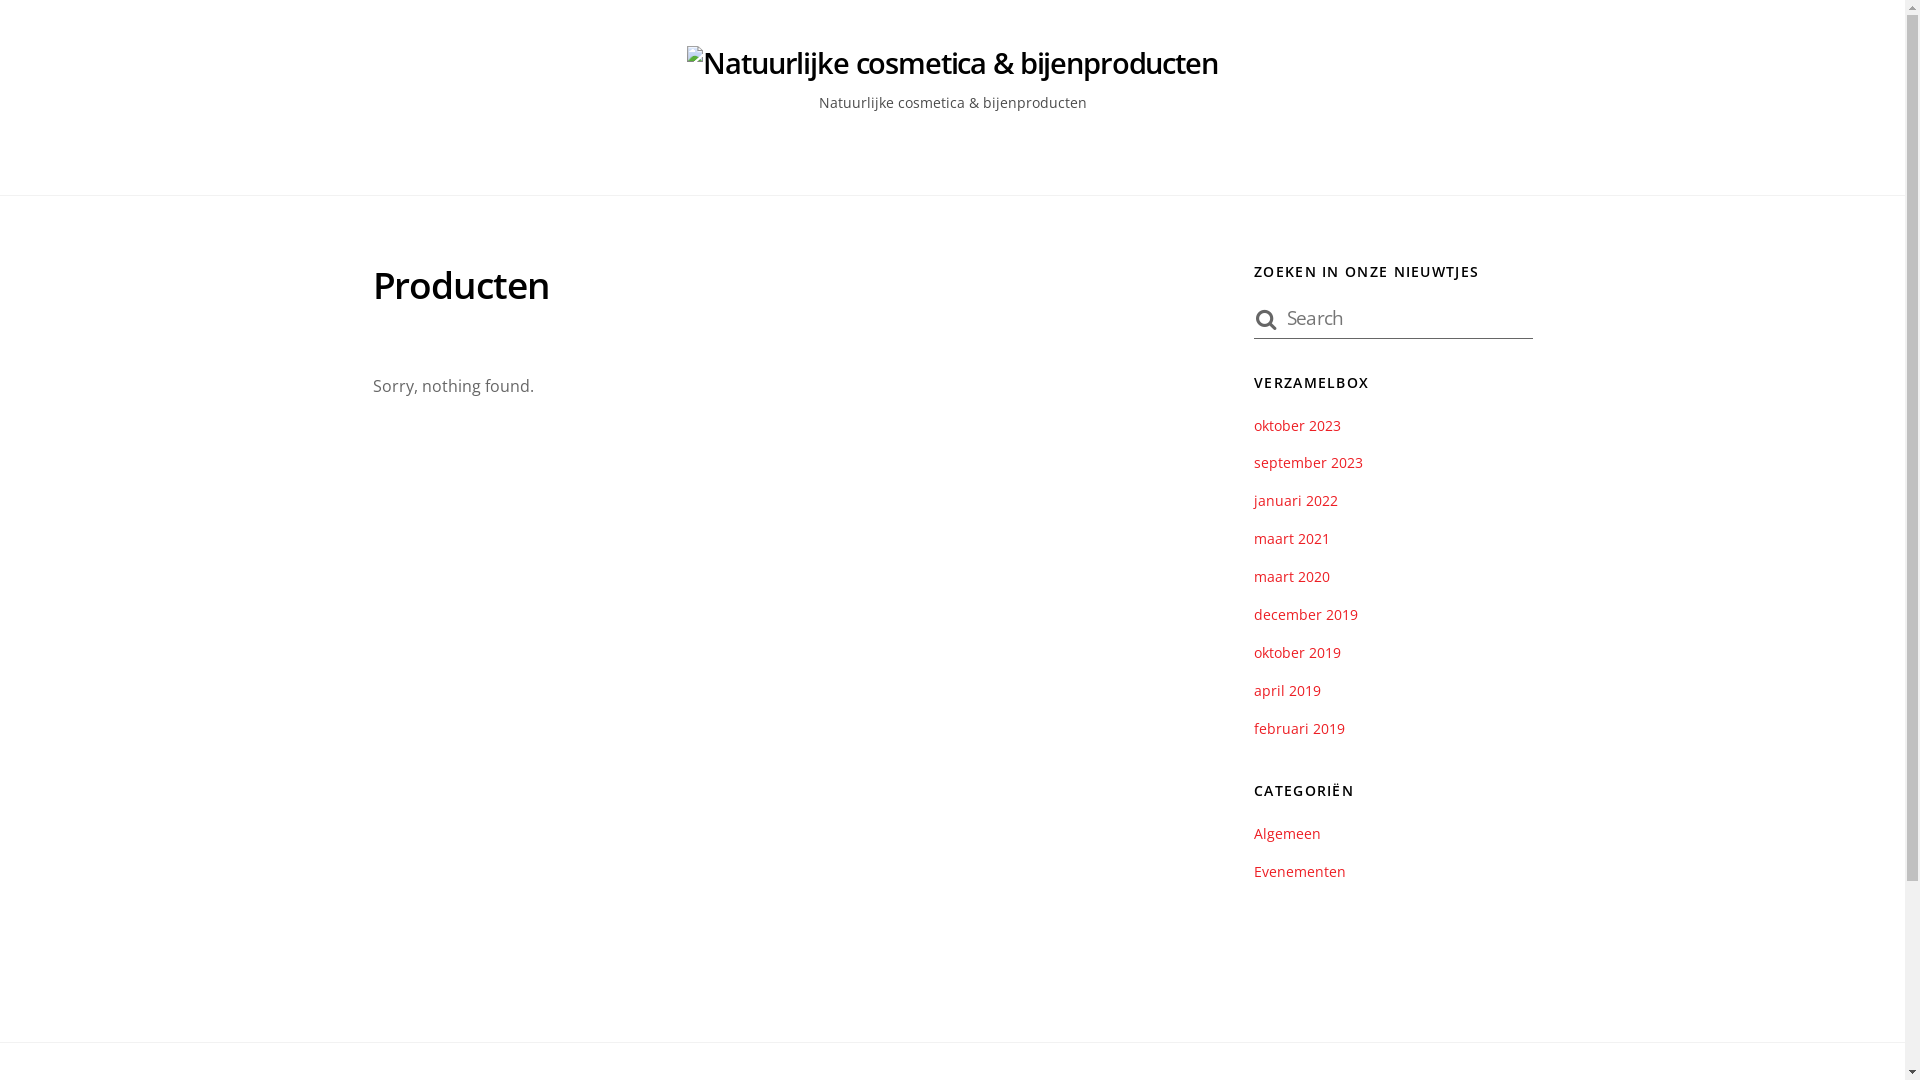 The height and width of the screenshot is (1080, 1920). I want to click on 'Evenementen', so click(1300, 870).